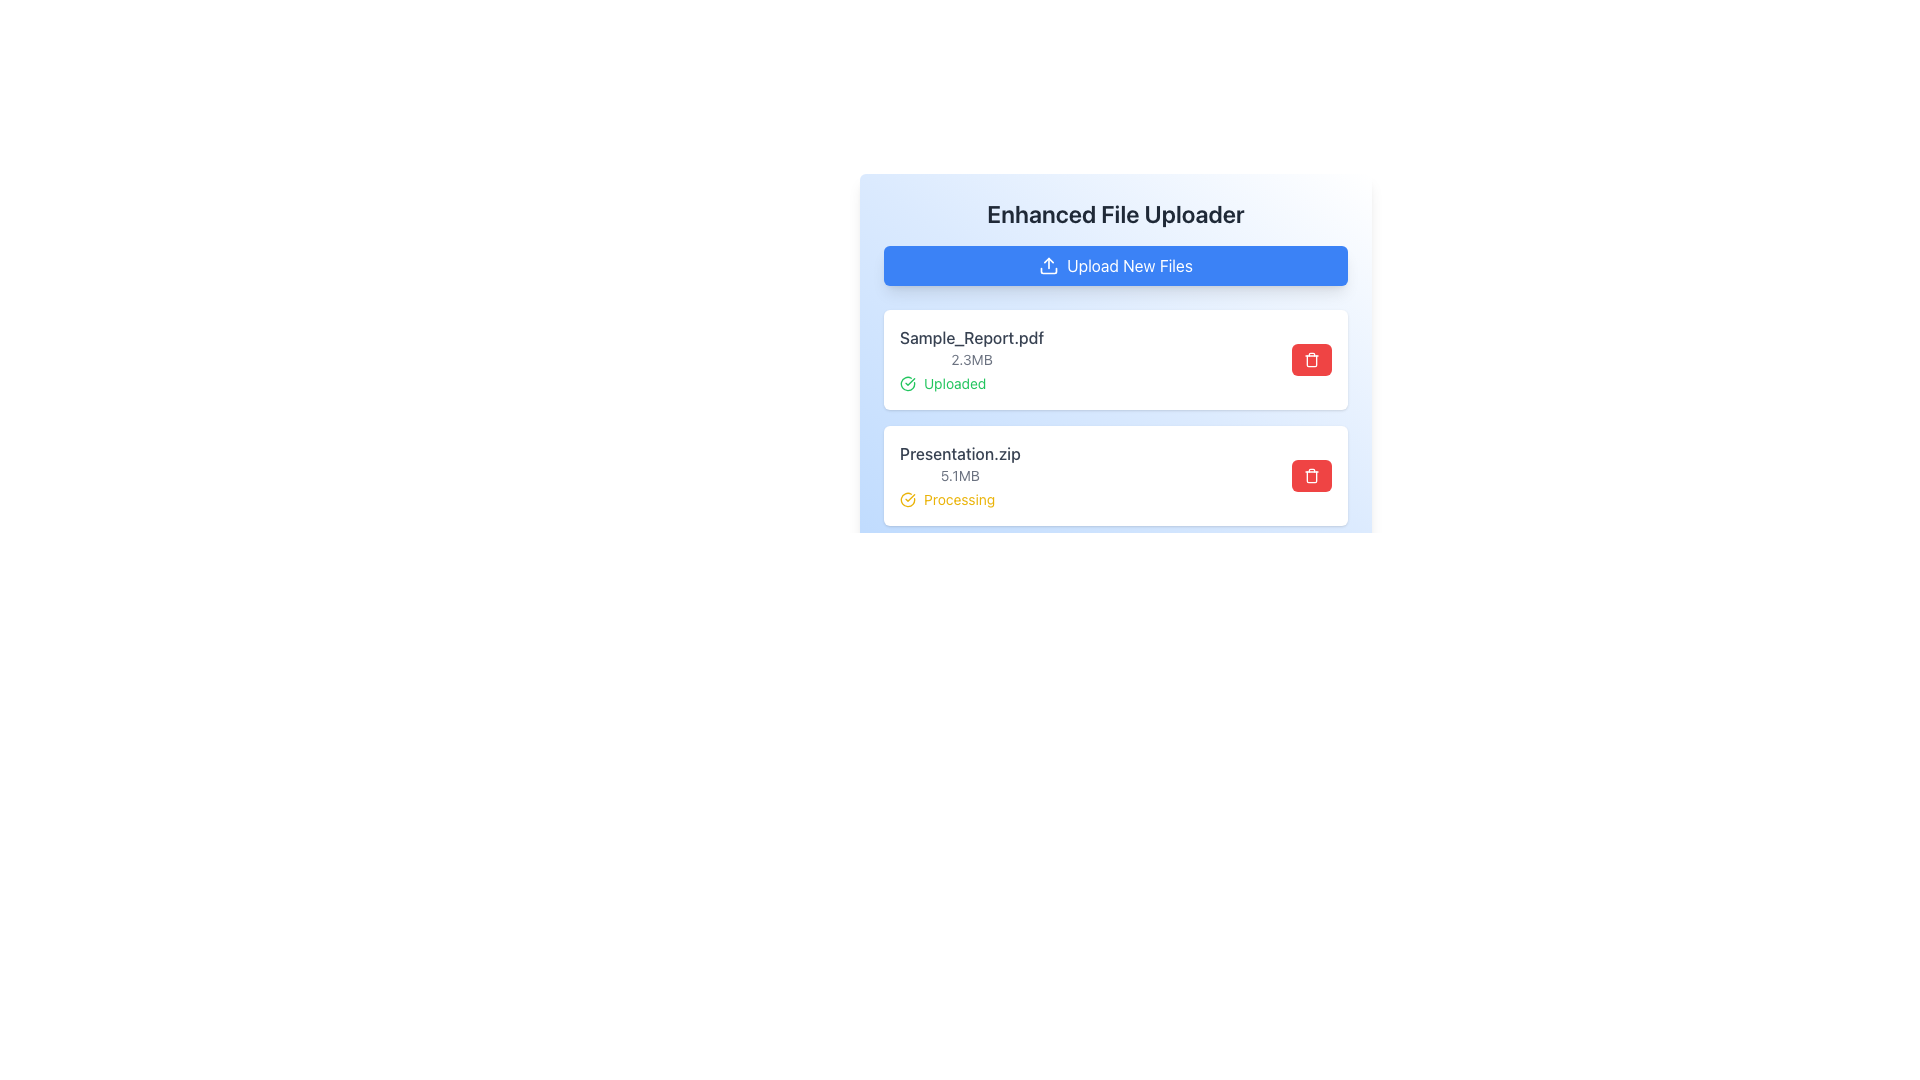 Image resolution: width=1920 pixels, height=1080 pixels. What do you see at coordinates (906, 384) in the screenshot?
I see `the visual indicator icon for the uploaded file 'Sample_Report.pdf'` at bounding box center [906, 384].